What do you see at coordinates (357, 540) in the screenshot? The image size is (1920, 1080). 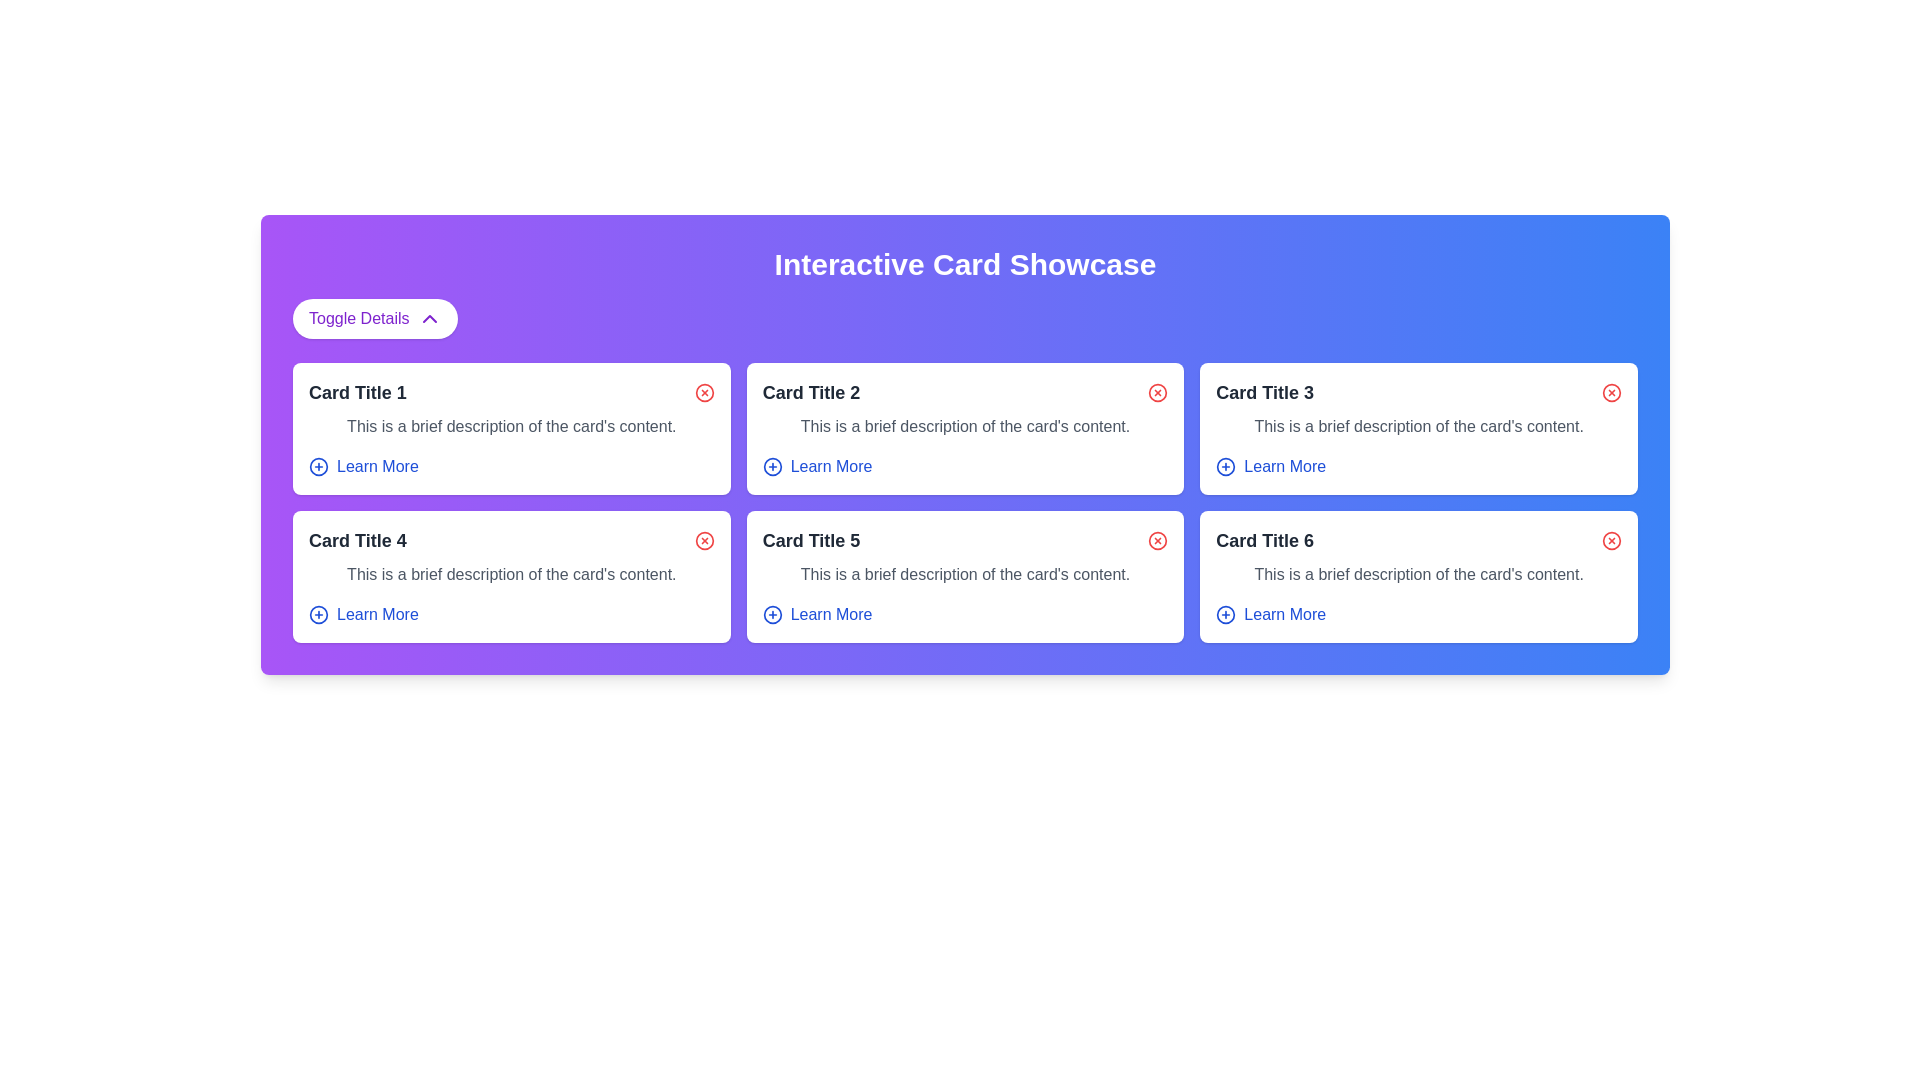 I see `the text content of the text component displaying 'Card Title 4', which is in bold, dark gray font and located in the first column of the second row in the grid layout` at bounding box center [357, 540].